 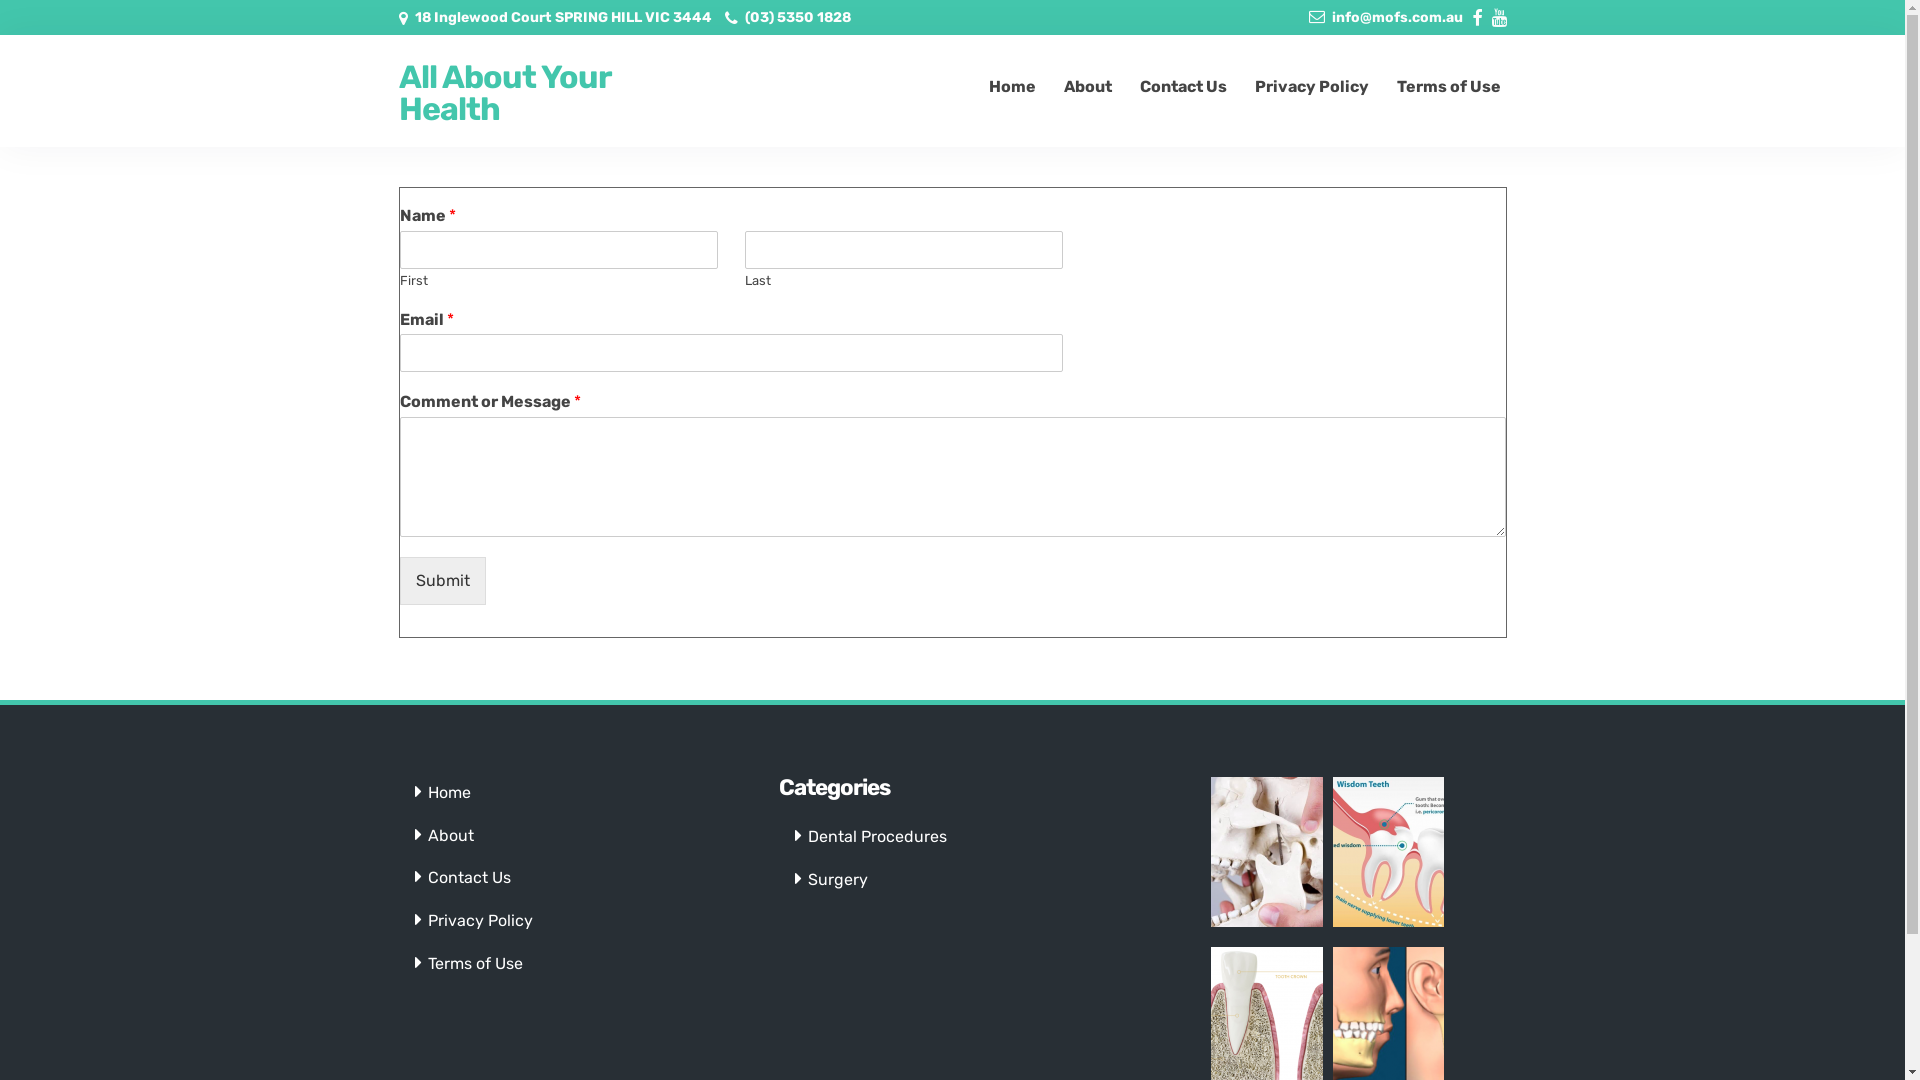 What do you see at coordinates (1087, 86) in the screenshot?
I see `'About'` at bounding box center [1087, 86].